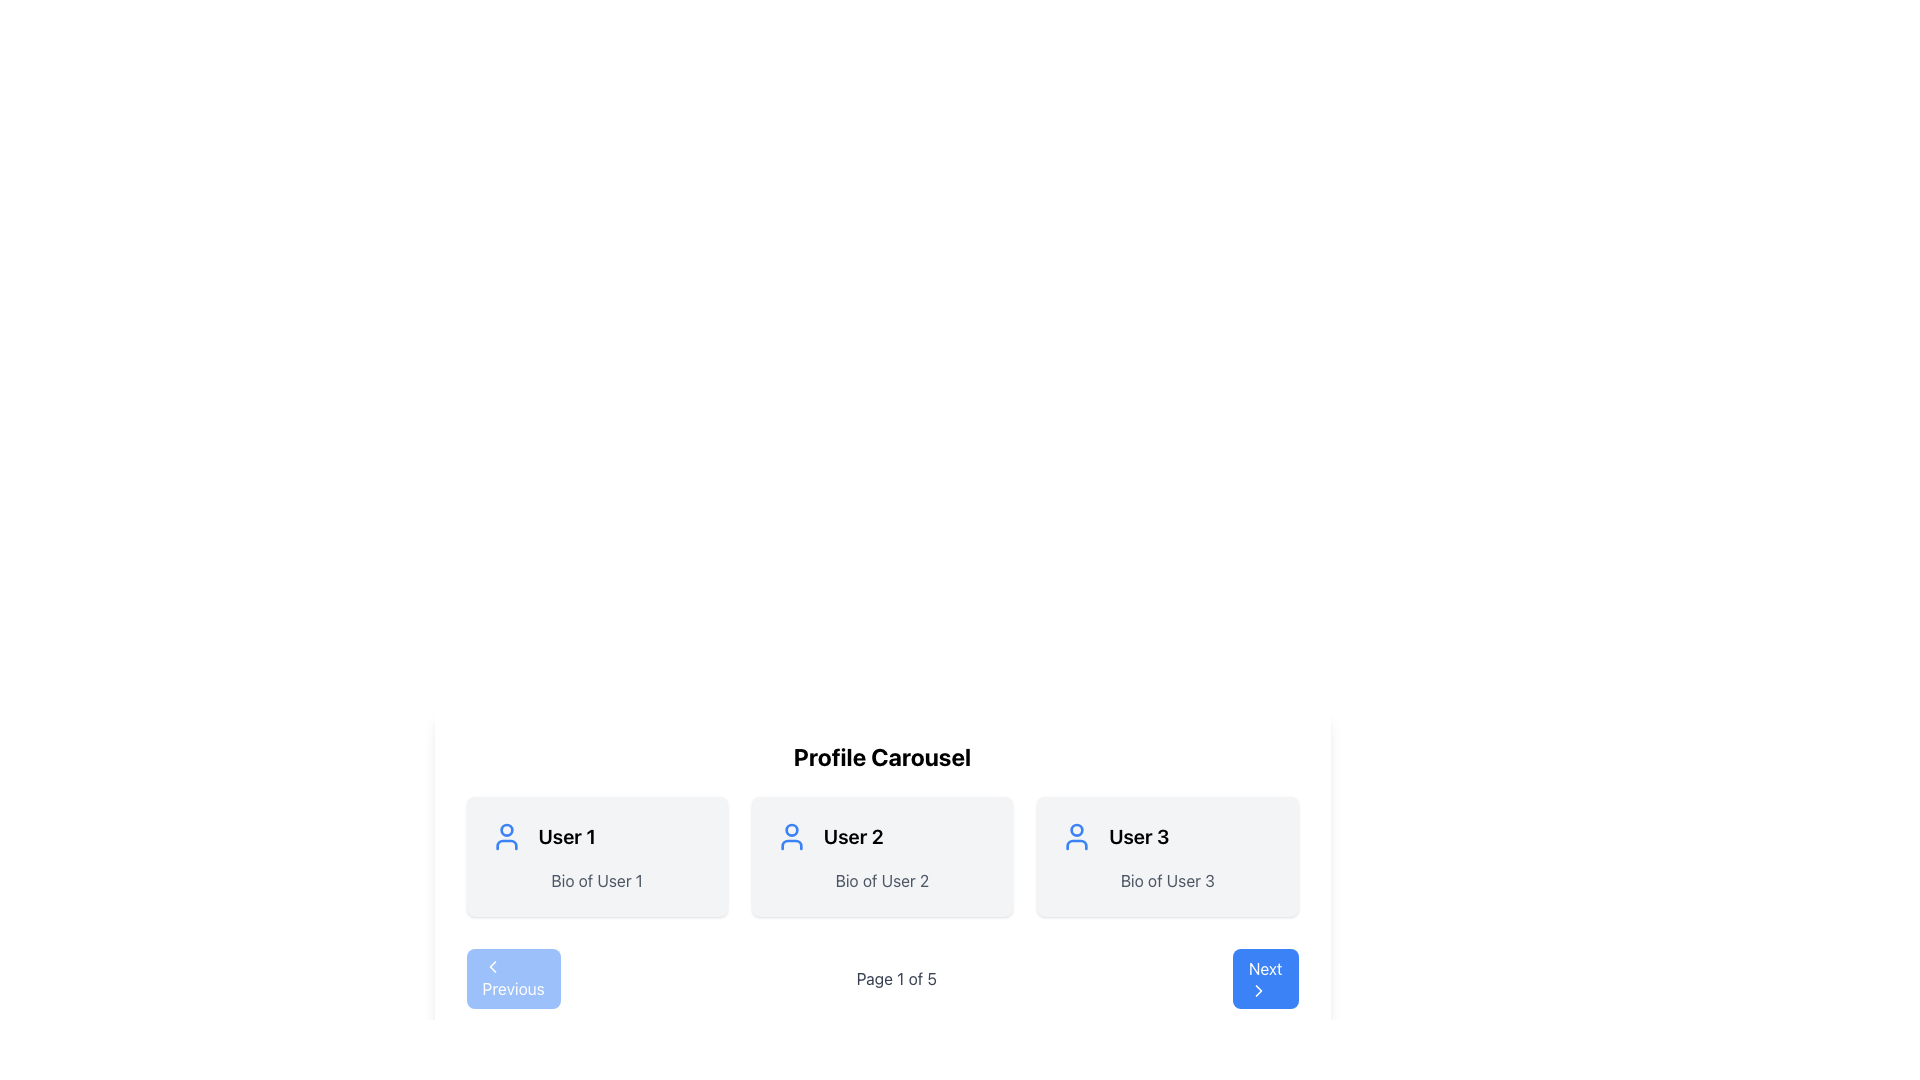 Image resolution: width=1920 pixels, height=1080 pixels. Describe the element at coordinates (1257, 991) in the screenshot. I see `the chevron icon pointing to the right inside the blue 'Next' button located at the bottom-right corner of the interface` at that location.